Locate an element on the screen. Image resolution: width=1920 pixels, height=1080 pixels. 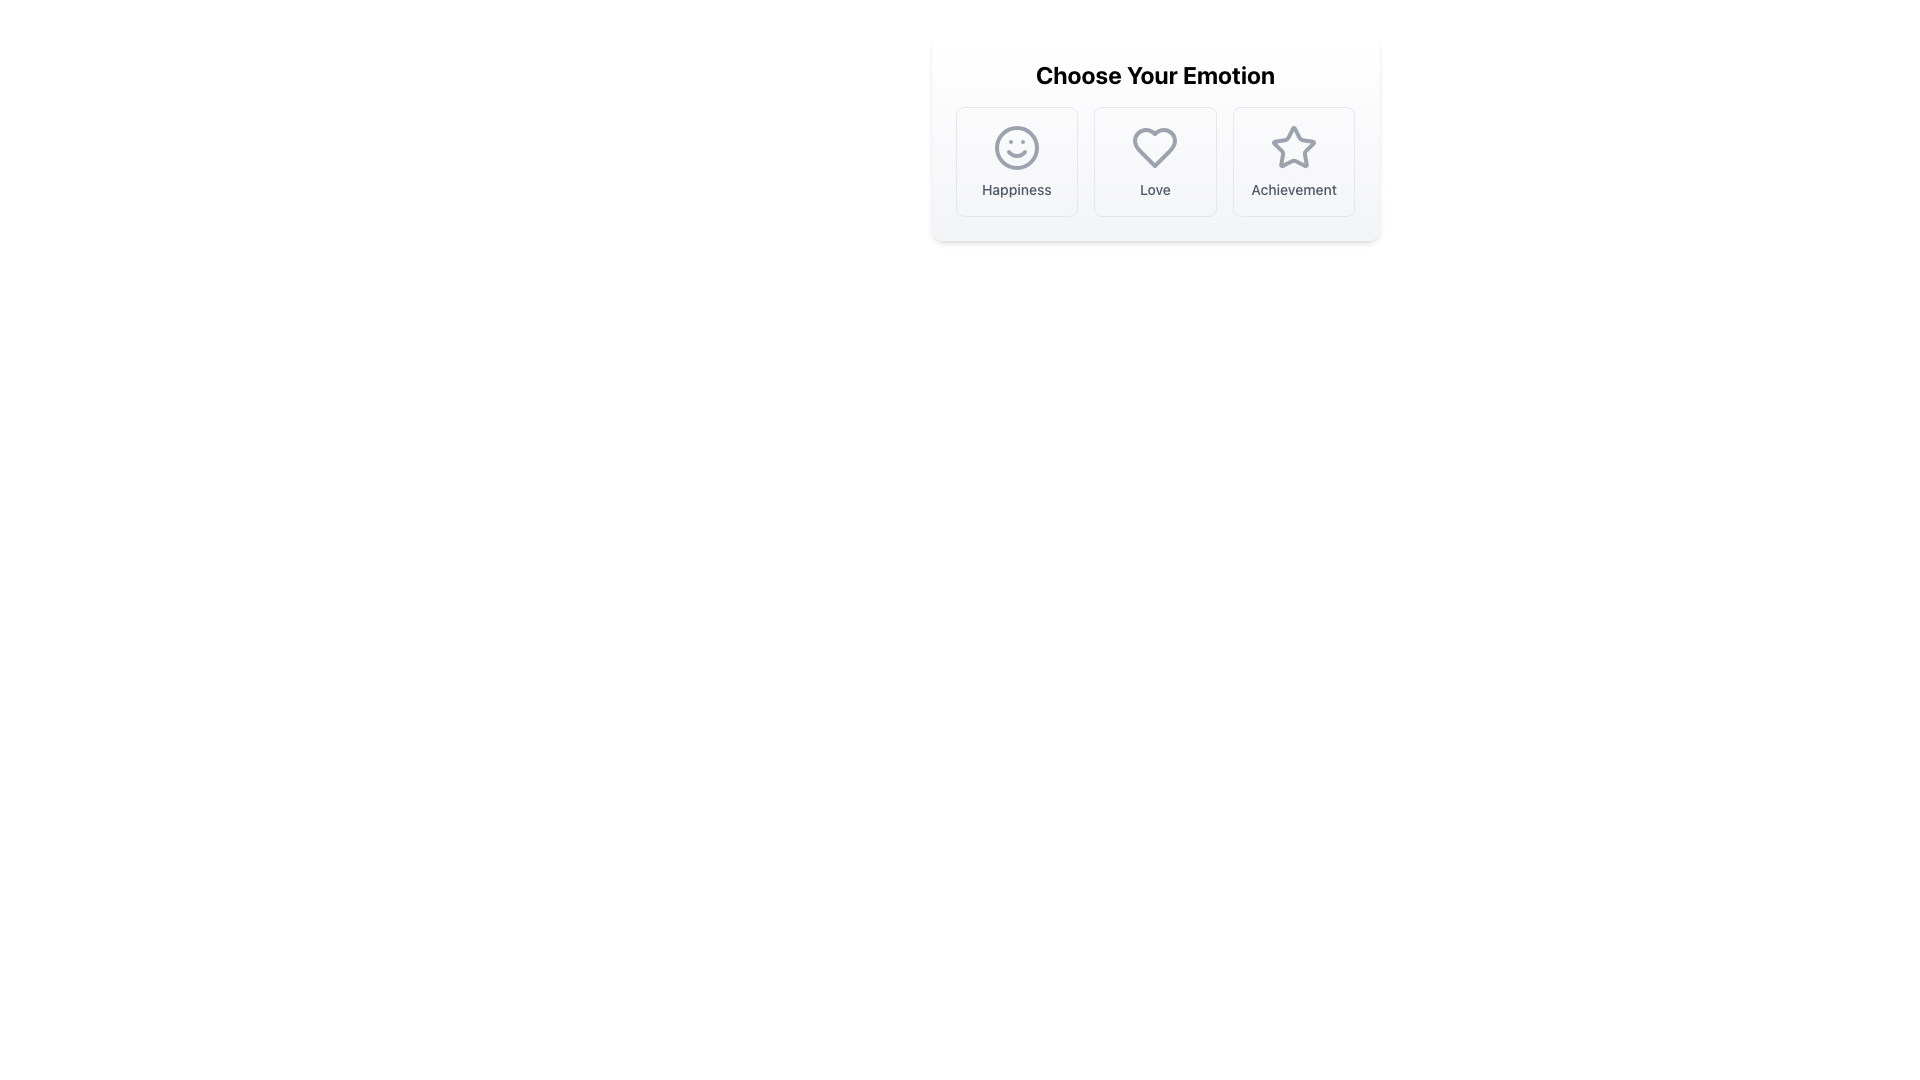
to select the 'Happiness' emotion from the interactive selection box, which is the first item in a grid layout of emotions is located at coordinates (1016, 161).